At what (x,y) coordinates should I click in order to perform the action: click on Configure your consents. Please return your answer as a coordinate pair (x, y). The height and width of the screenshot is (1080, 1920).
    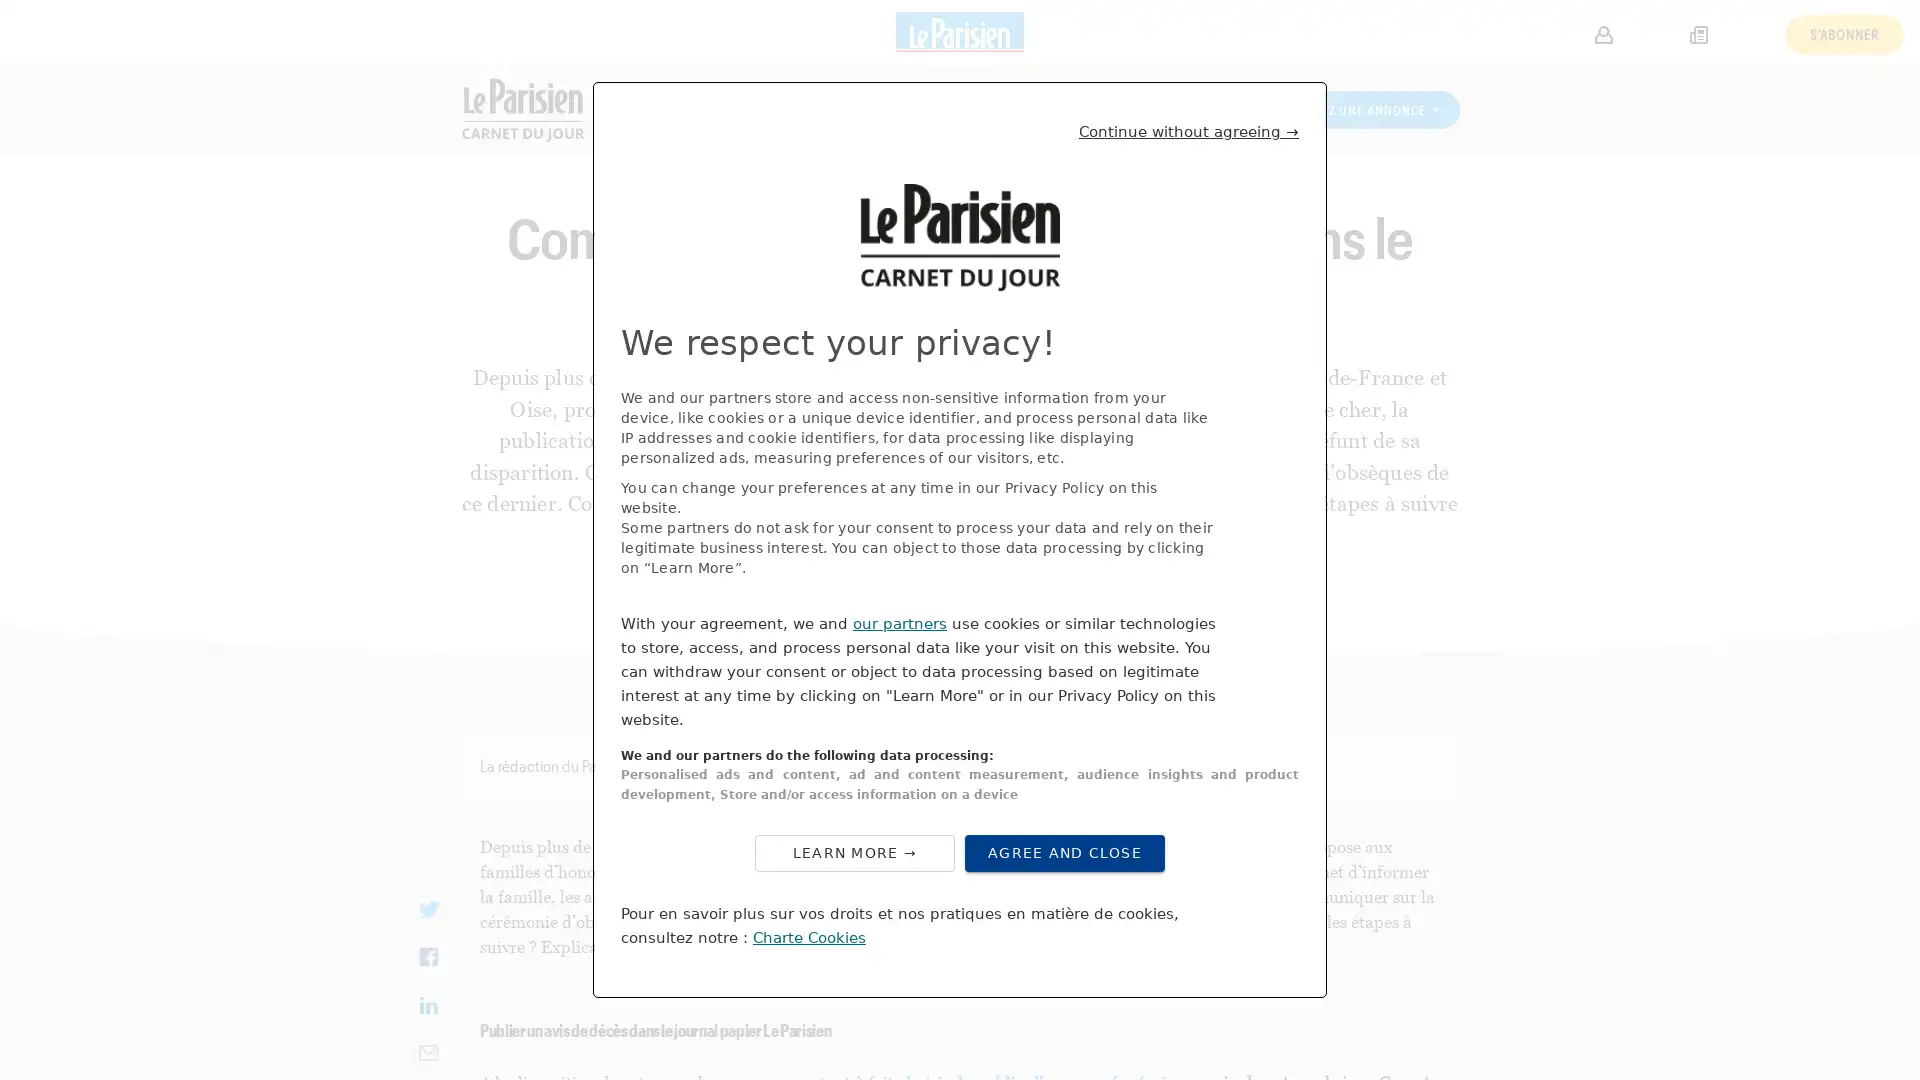
    Looking at the image, I should click on (854, 852).